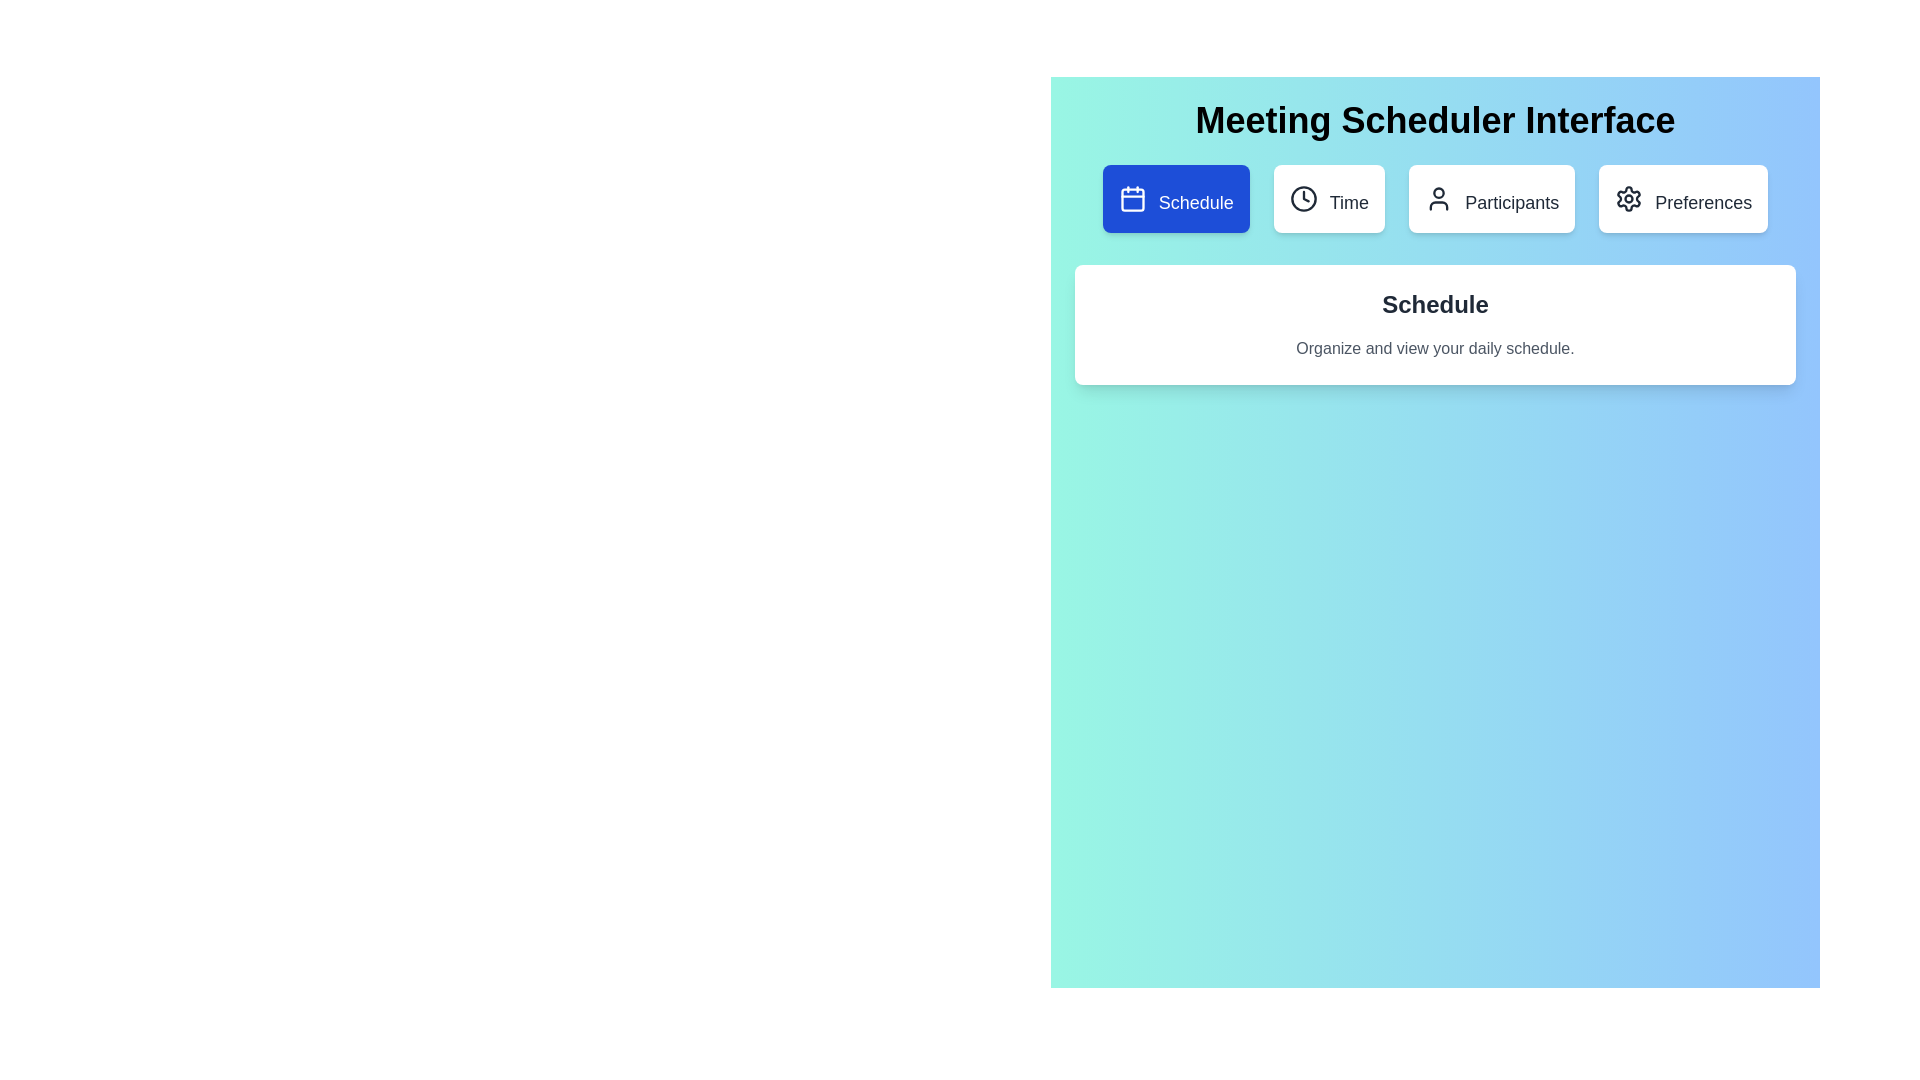 The image size is (1920, 1080). Describe the element at coordinates (1303, 199) in the screenshot. I see `the 'Time' icon located within the 'Time' button, which is the second button in a horizontal row, to enhance user recognition and interaction` at that location.